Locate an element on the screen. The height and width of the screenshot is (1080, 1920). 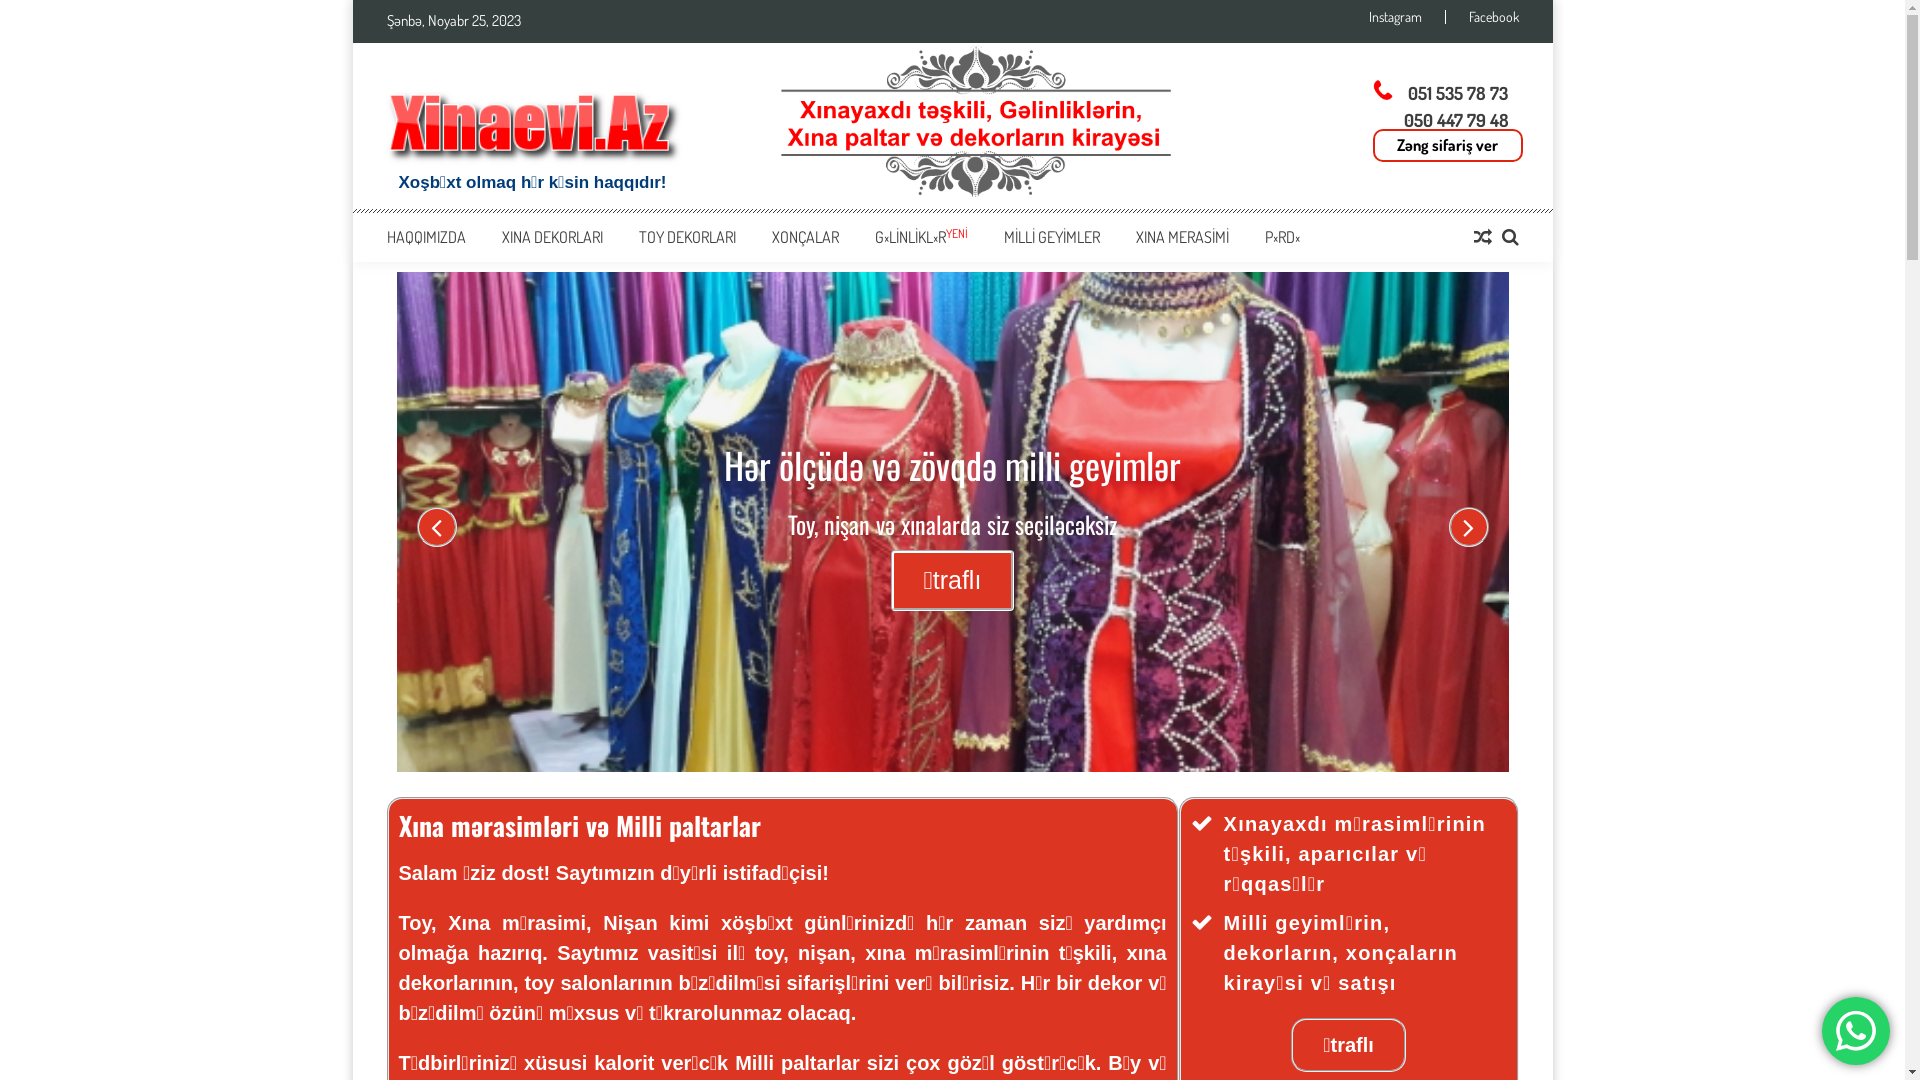
'MILLI GEYIMLER' is located at coordinates (1050, 235).